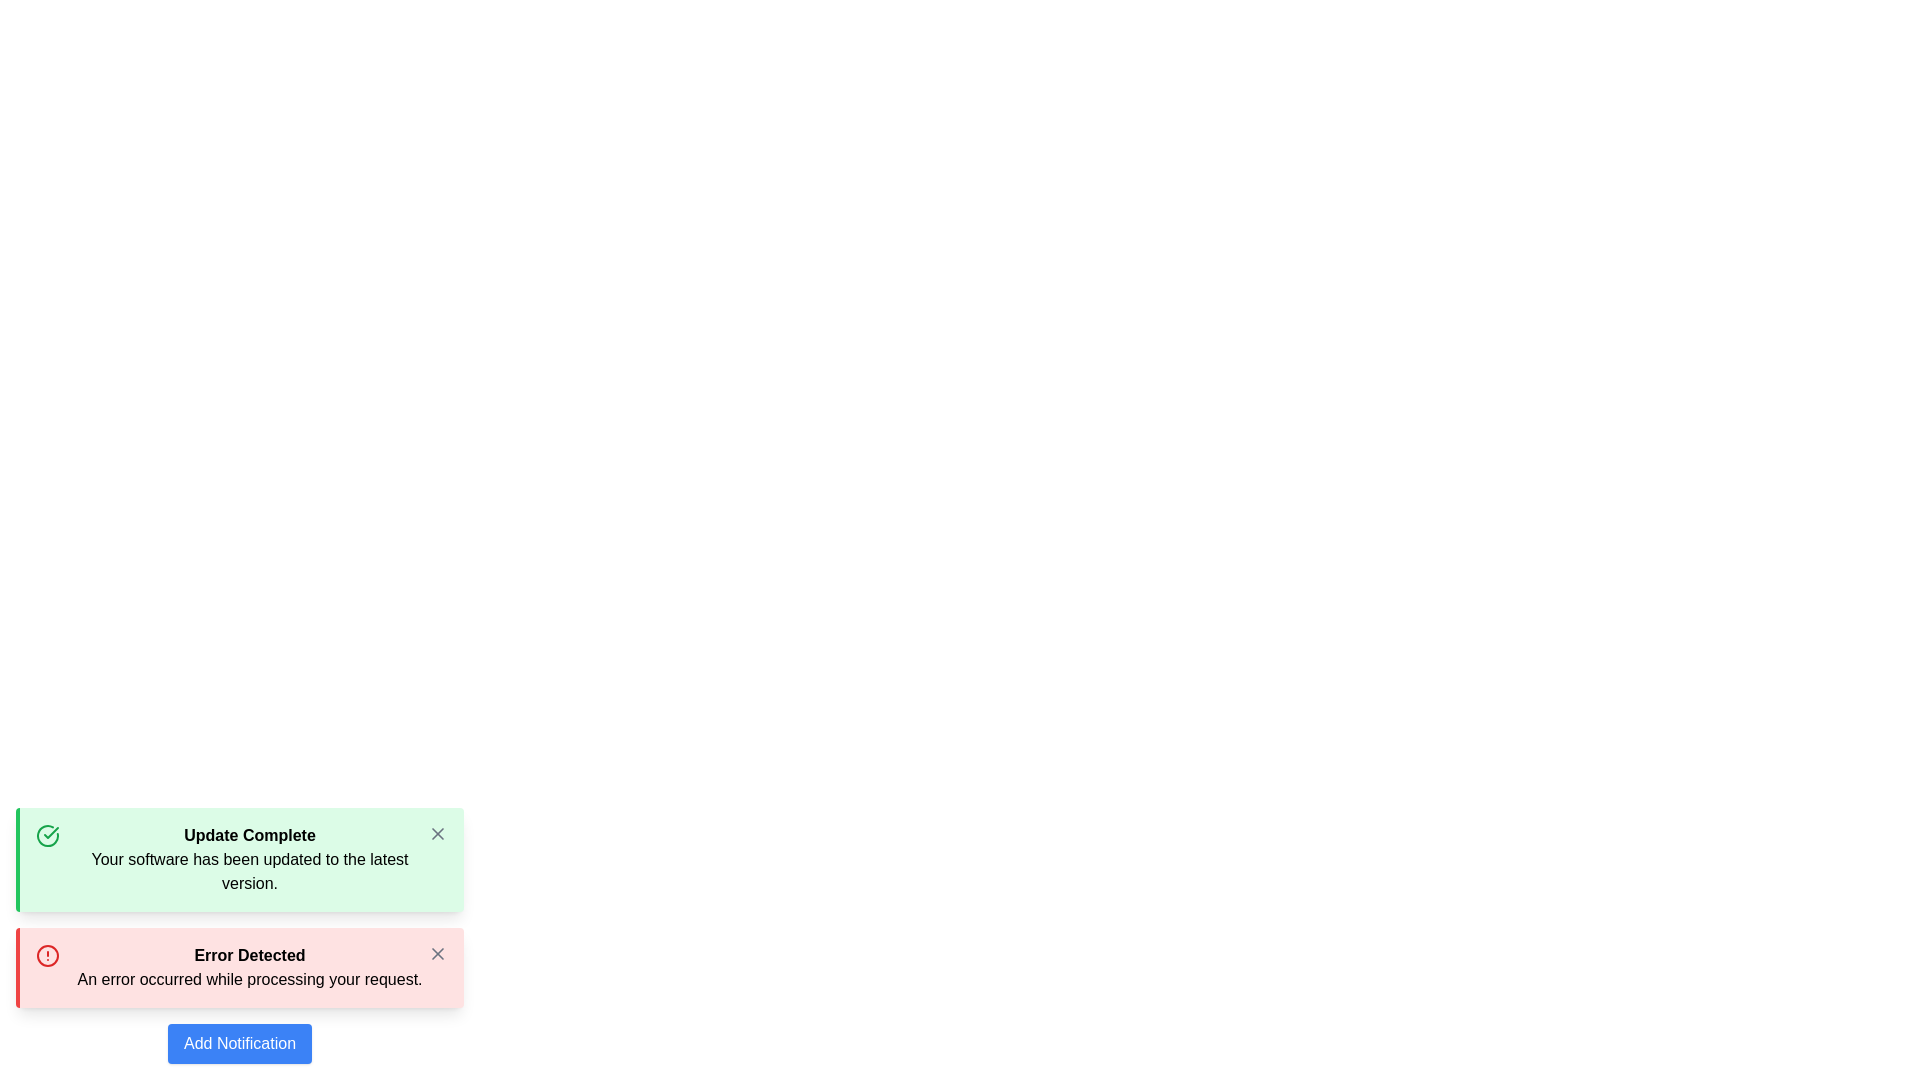 This screenshot has height=1080, width=1920. Describe the element at coordinates (436, 952) in the screenshot. I see `the small rounded button with an 'X' icon inside, styled in gray, located at the top-right corner of the error notification box` at that location.